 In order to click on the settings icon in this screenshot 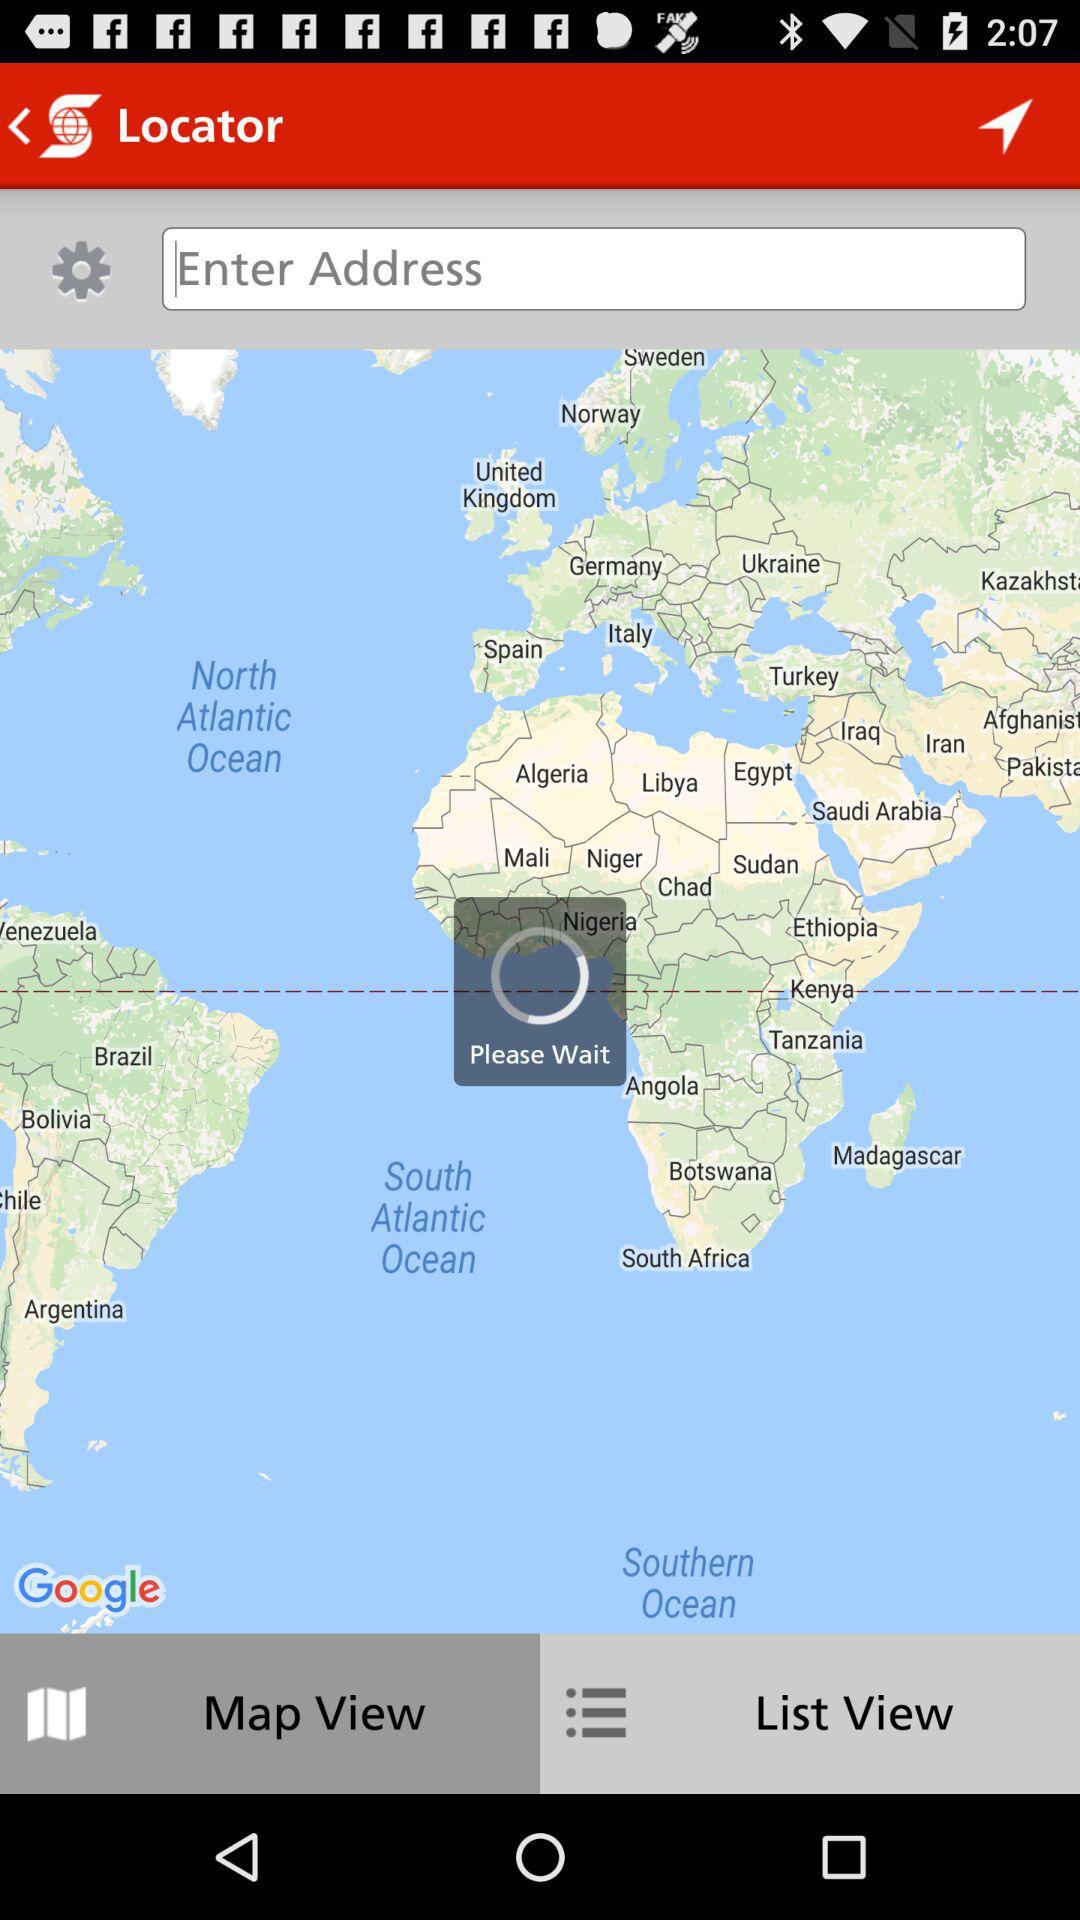, I will do `click(80, 286)`.